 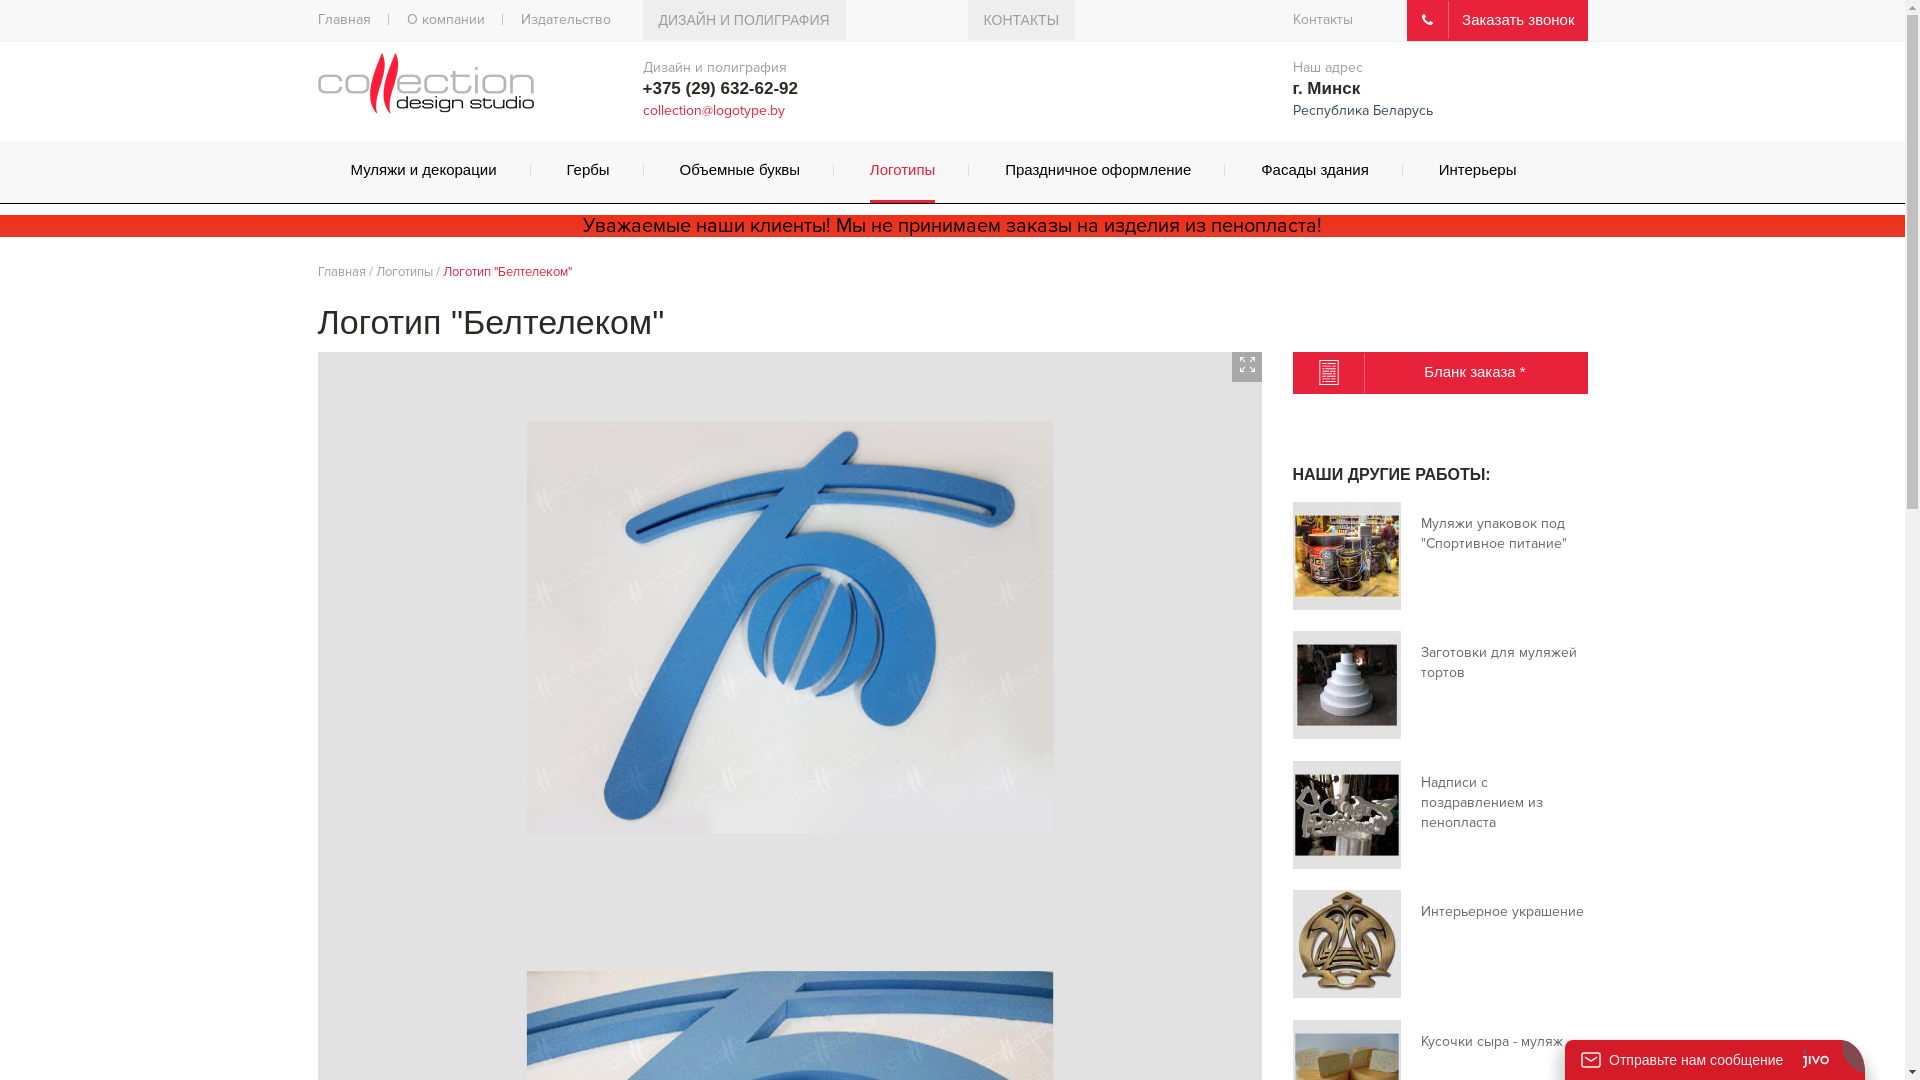 What do you see at coordinates (719, 87) in the screenshot?
I see `'+375 (29) 632-62-92'` at bounding box center [719, 87].